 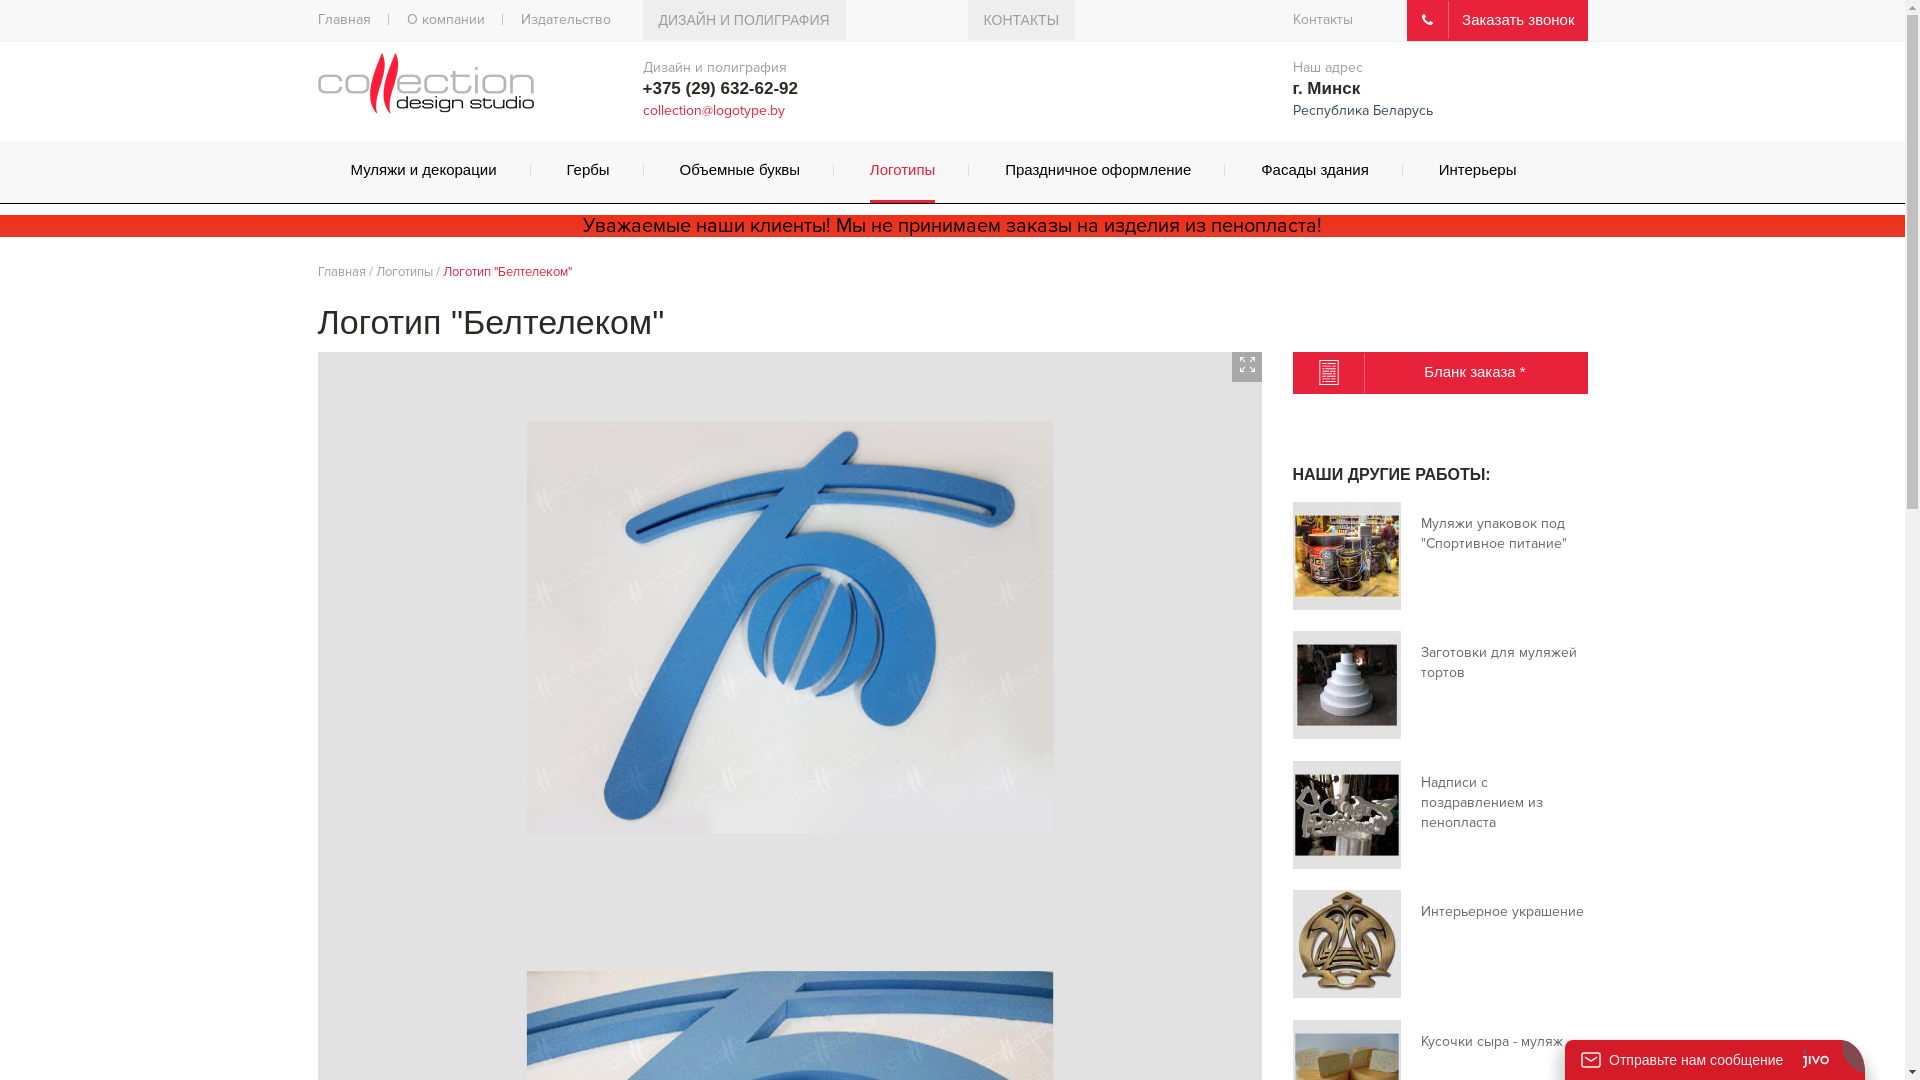 What do you see at coordinates (719, 87) in the screenshot?
I see `'+375 (29) 632-62-92'` at bounding box center [719, 87].